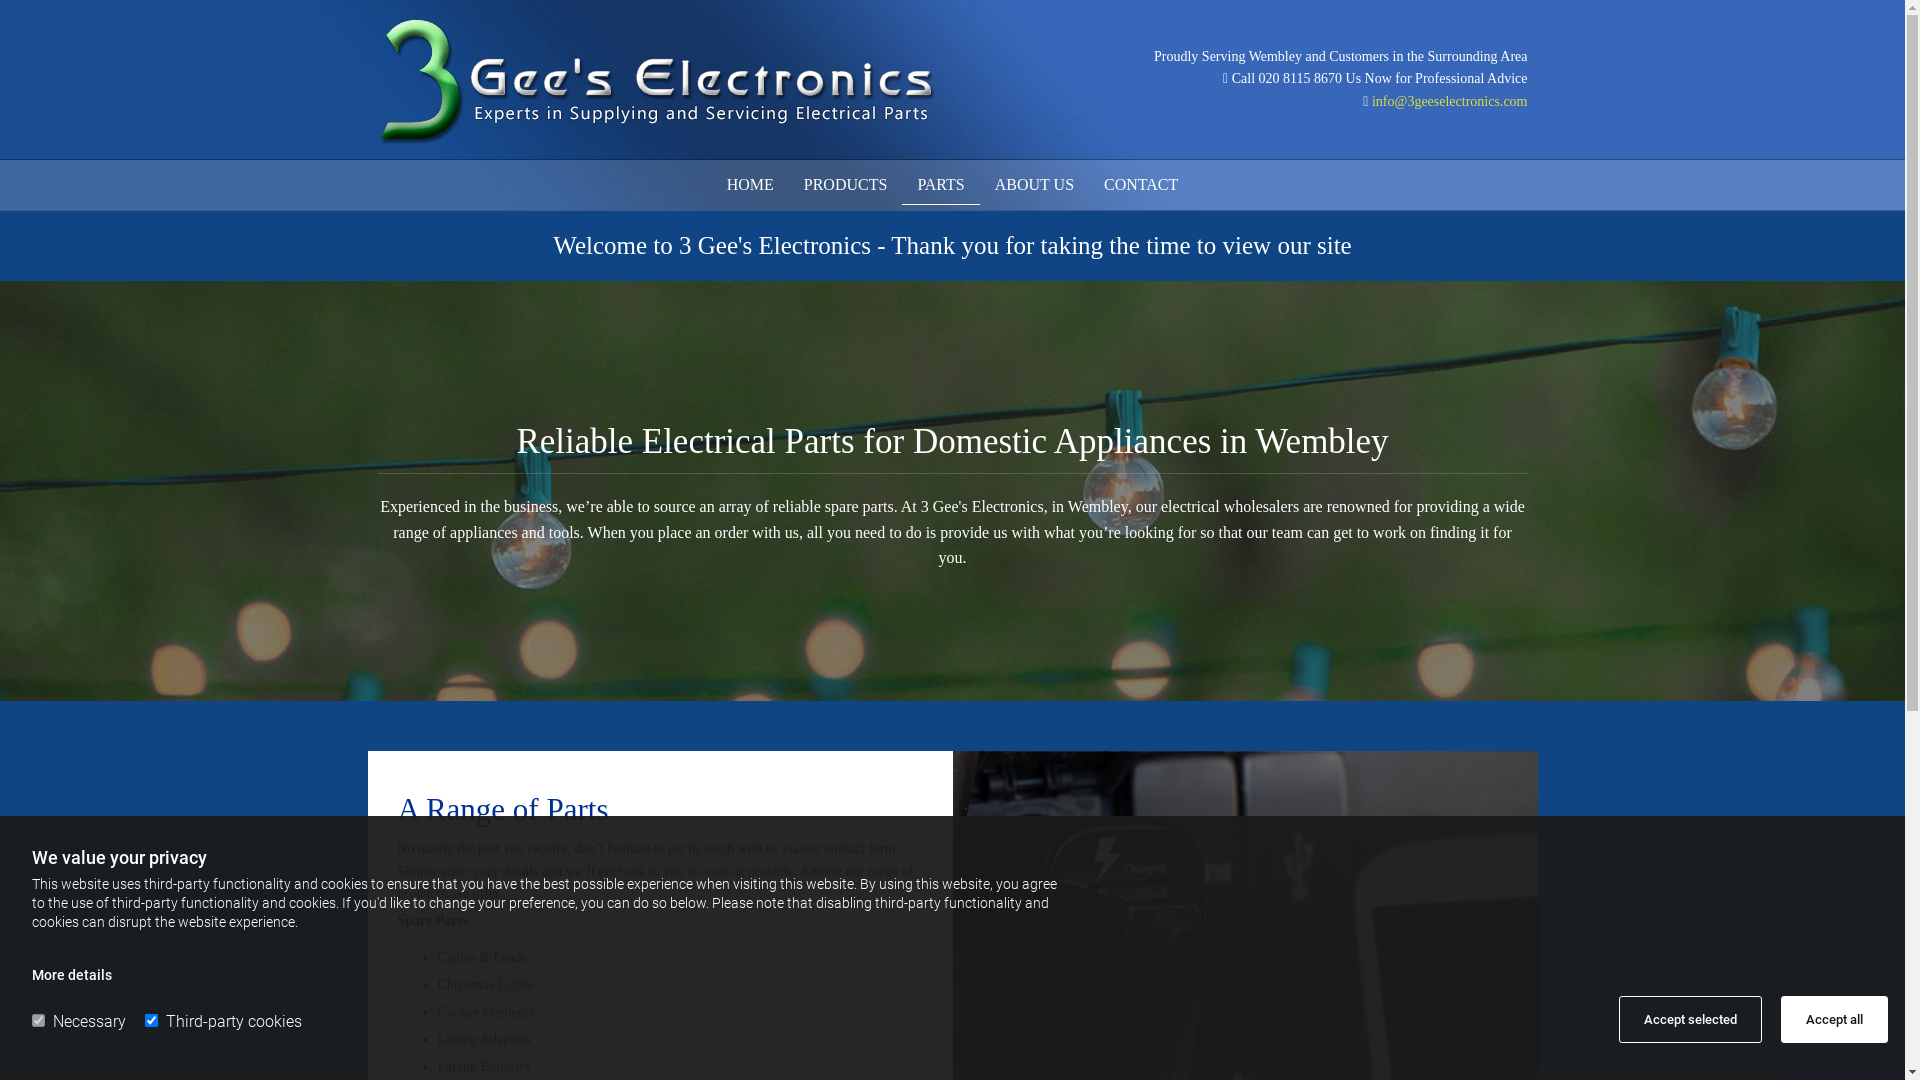 The width and height of the screenshot is (1920, 1080). What do you see at coordinates (749, 185) in the screenshot?
I see `'HOME'` at bounding box center [749, 185].